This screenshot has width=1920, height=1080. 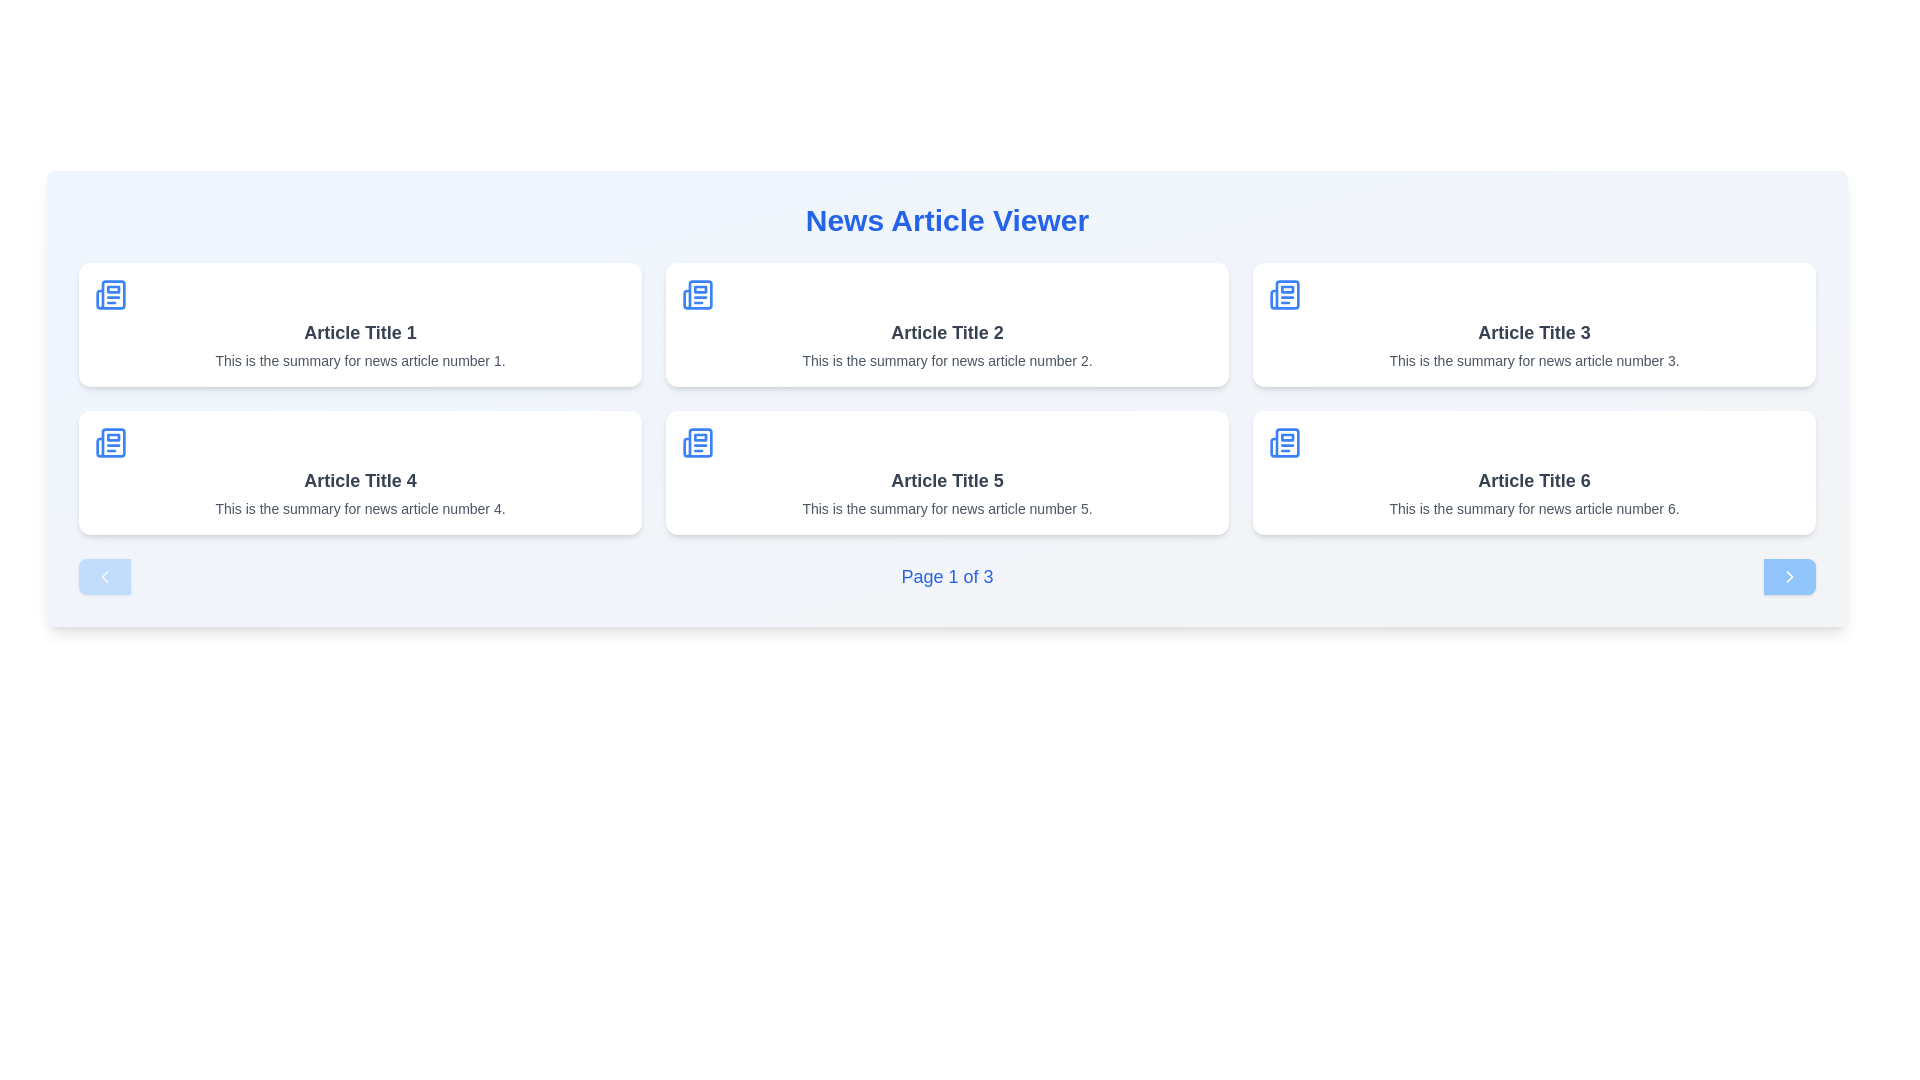 What do you see at coordinates (1790, 577) in the screenshot?
I see `the Pagination Control button located in the bottom-right corner of the pagination component to get visual feedback` at bounding box center [1790, 577].